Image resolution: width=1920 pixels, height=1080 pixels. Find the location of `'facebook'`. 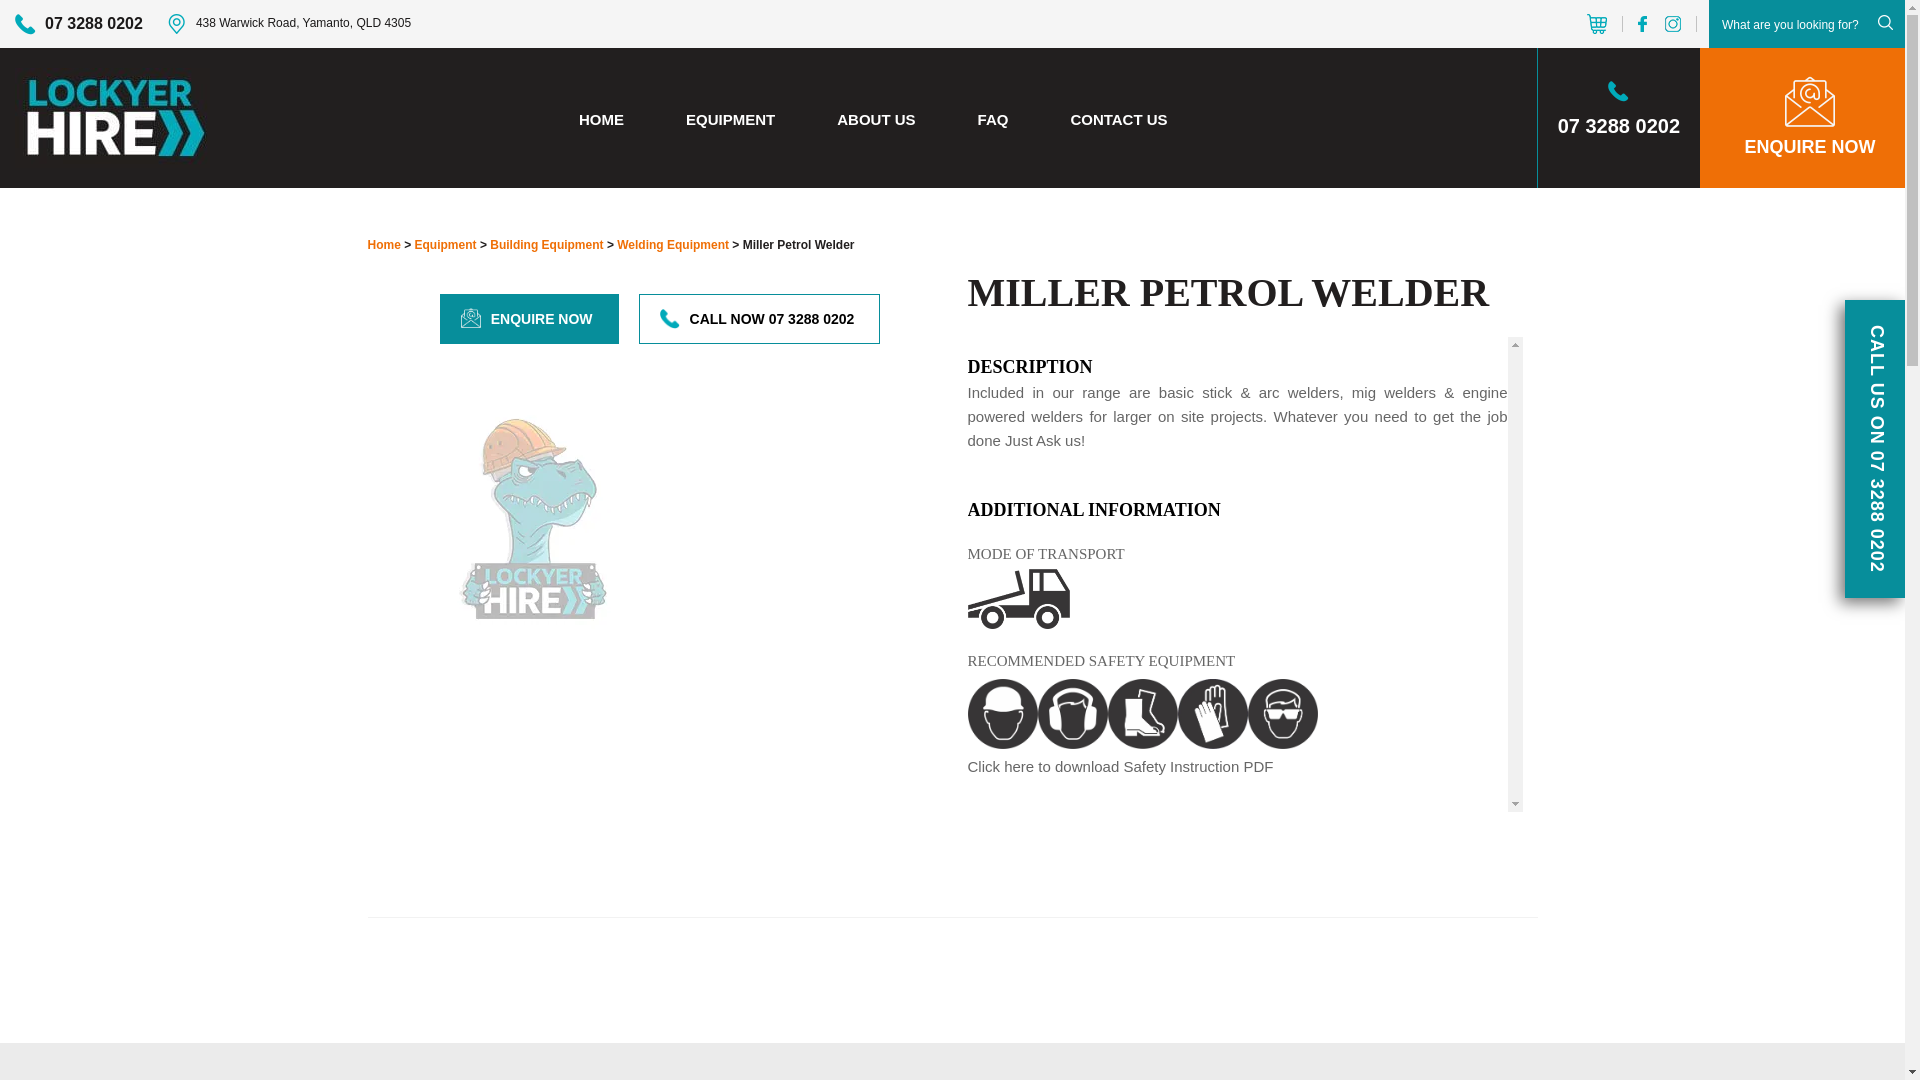

'facebook' is located at coordinates (1646, 23).